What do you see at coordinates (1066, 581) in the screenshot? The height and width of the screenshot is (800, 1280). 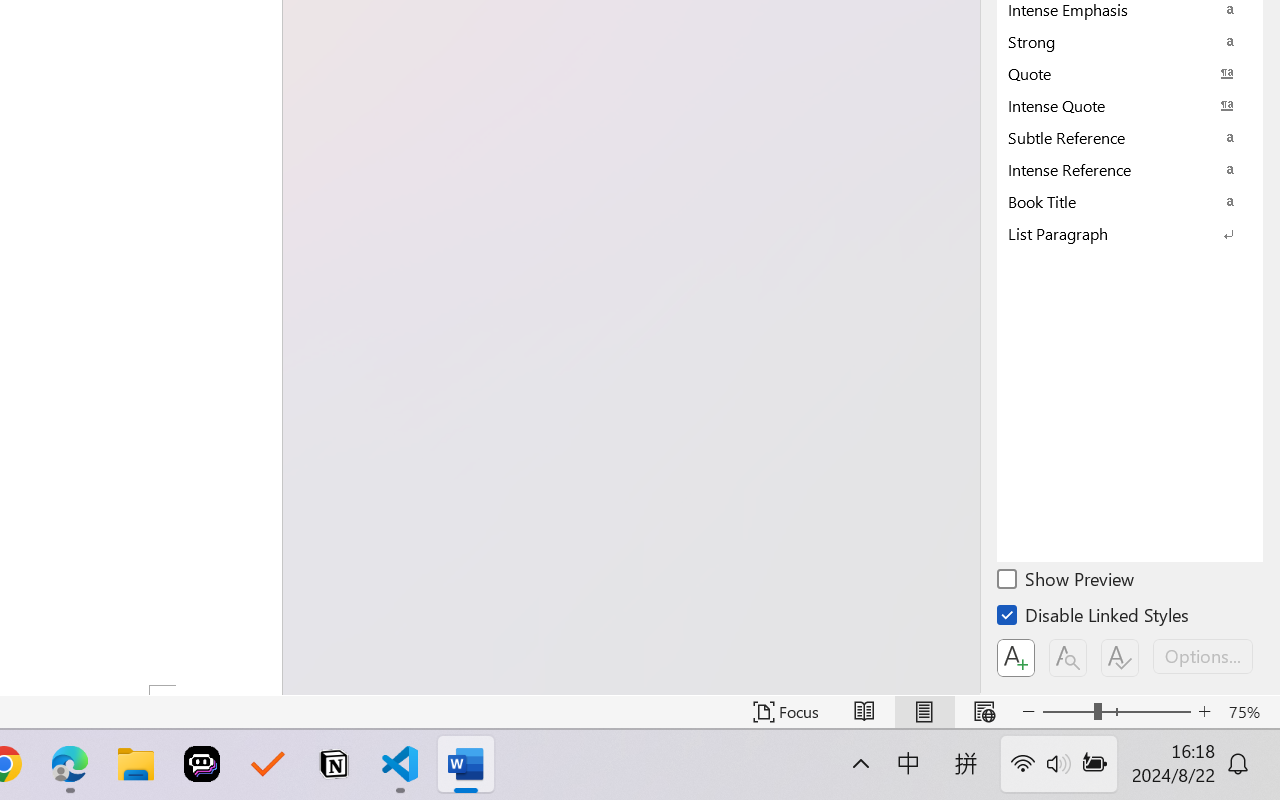 I see `'Show Preview'` at bounding box center [1066, 581].